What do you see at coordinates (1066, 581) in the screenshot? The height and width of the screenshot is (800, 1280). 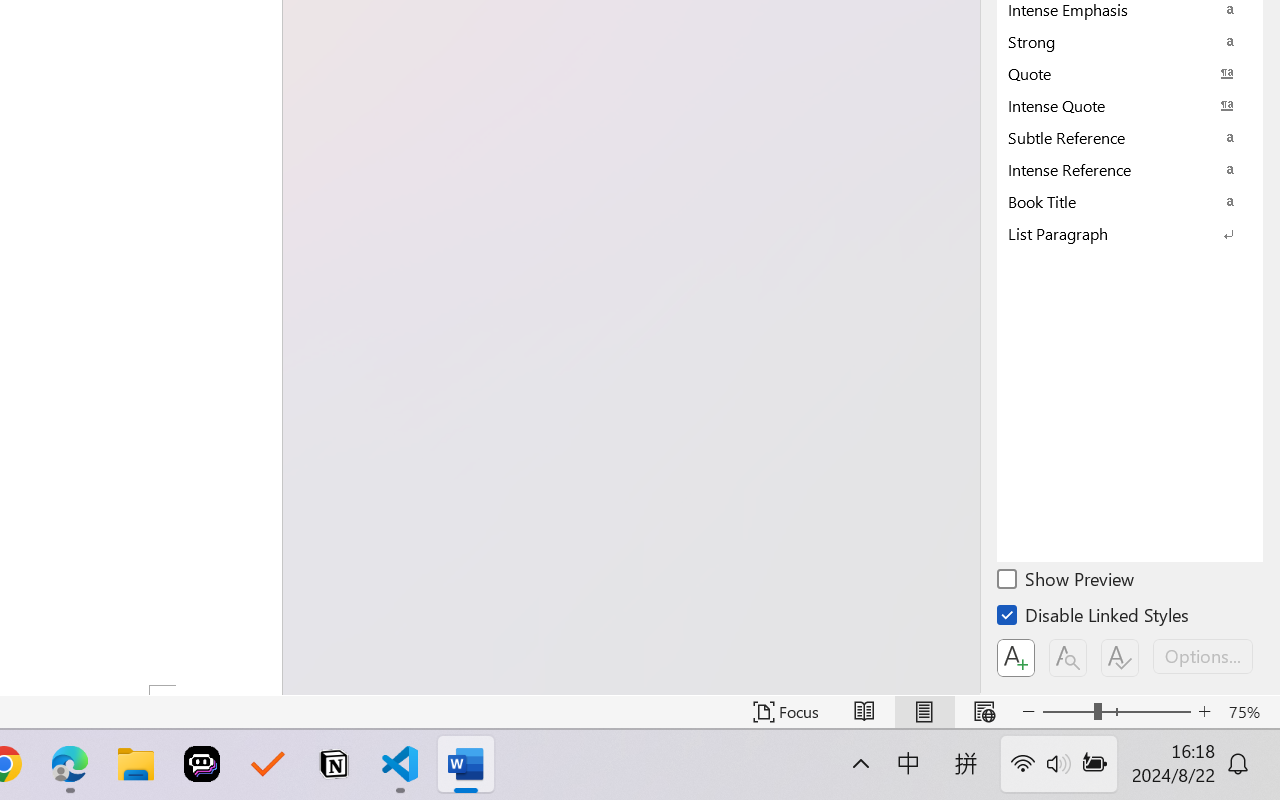 I see `'Show Preview'` at bounding box center [1066, 581].